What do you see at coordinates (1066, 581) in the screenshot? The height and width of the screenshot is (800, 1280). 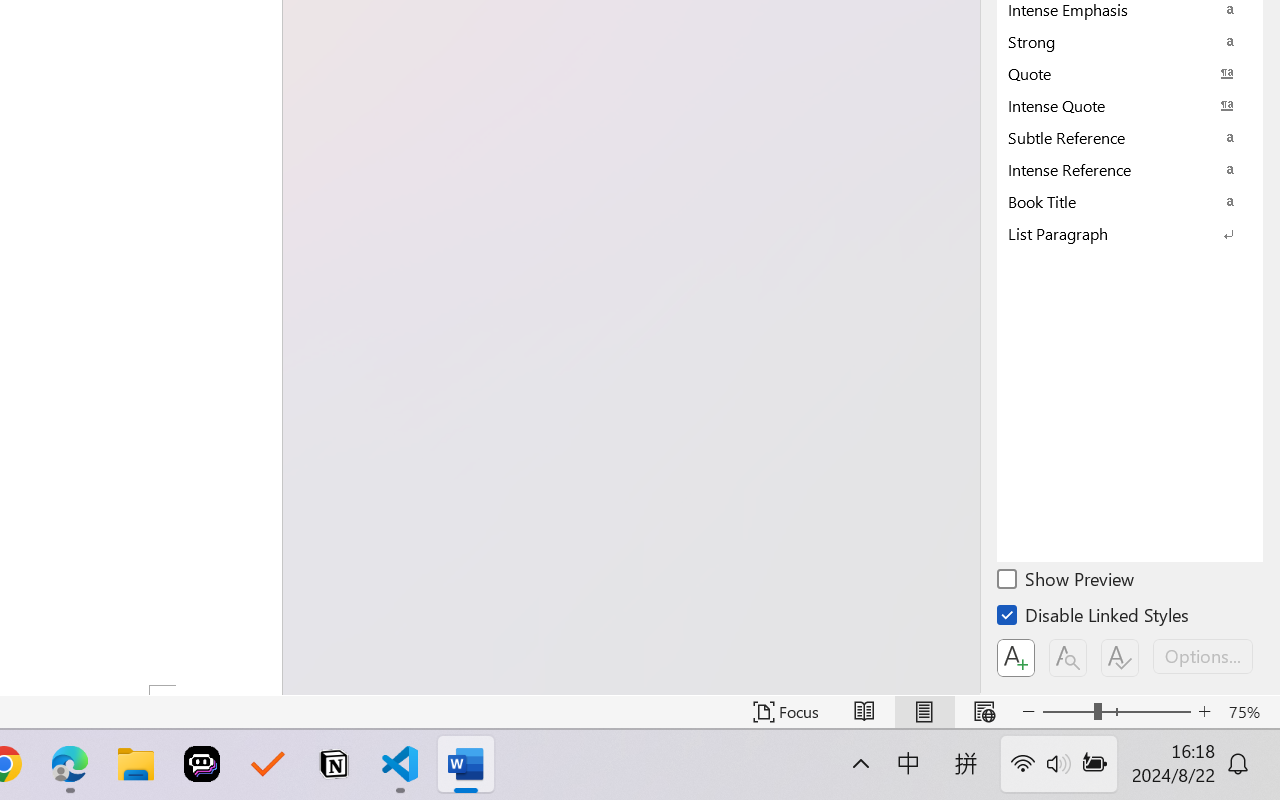 I see `'Show Preview'` at bounding box center [1066, 581].